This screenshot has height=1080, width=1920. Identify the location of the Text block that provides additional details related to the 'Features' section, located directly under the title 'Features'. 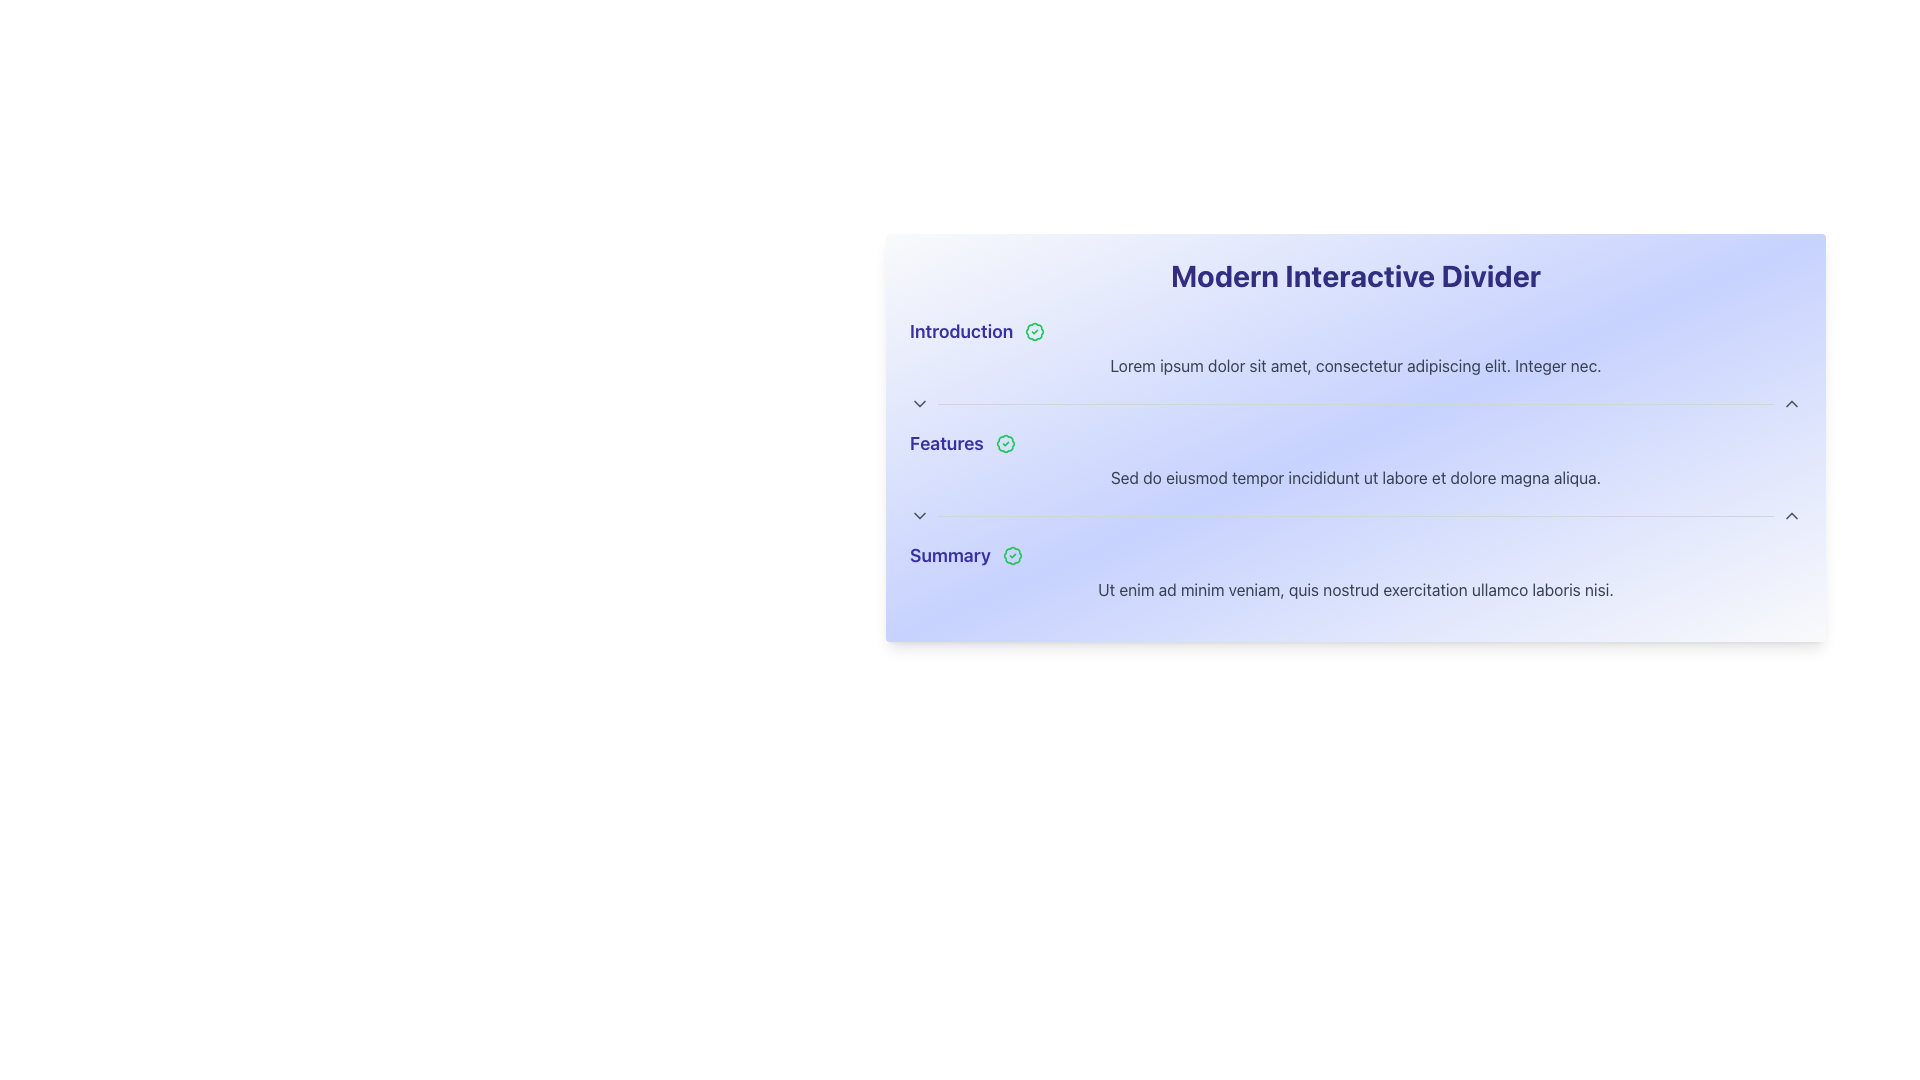
(1356, 478).